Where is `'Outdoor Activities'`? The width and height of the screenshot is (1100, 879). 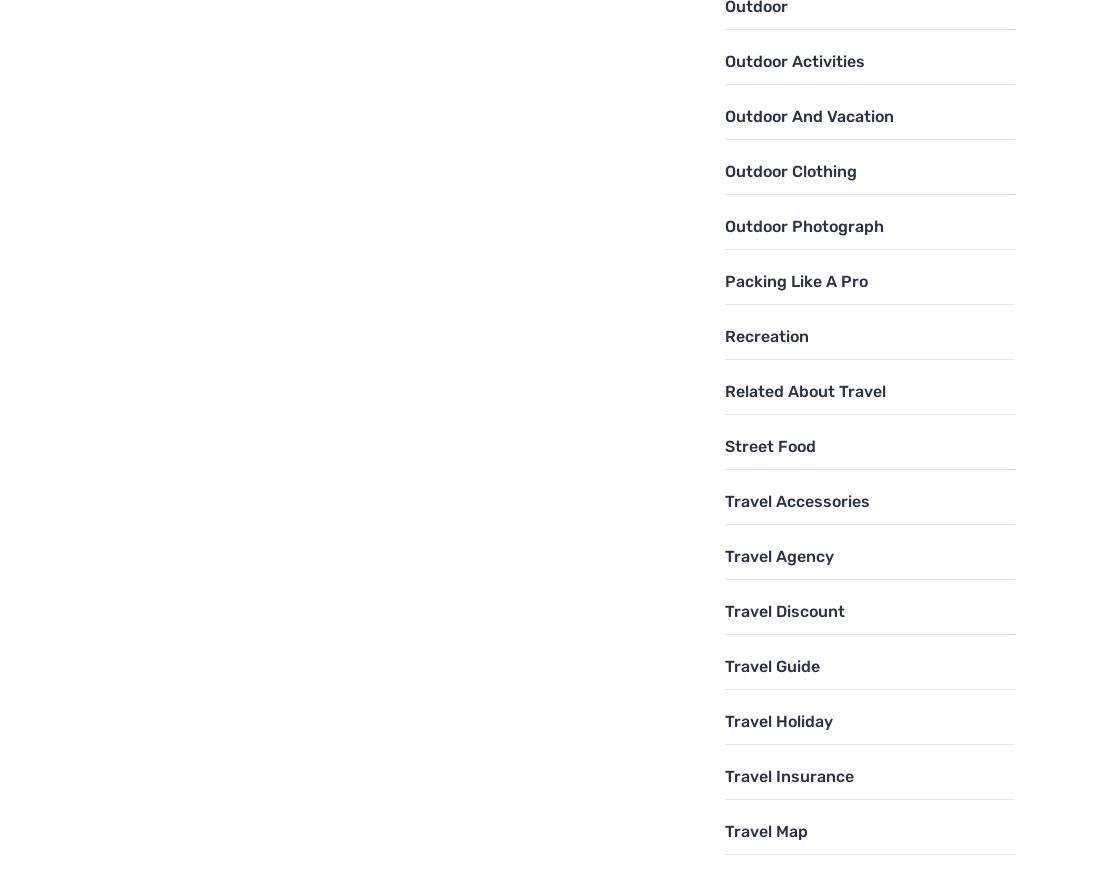
'Outdoor Activities' is located at coordinates (723, 60).